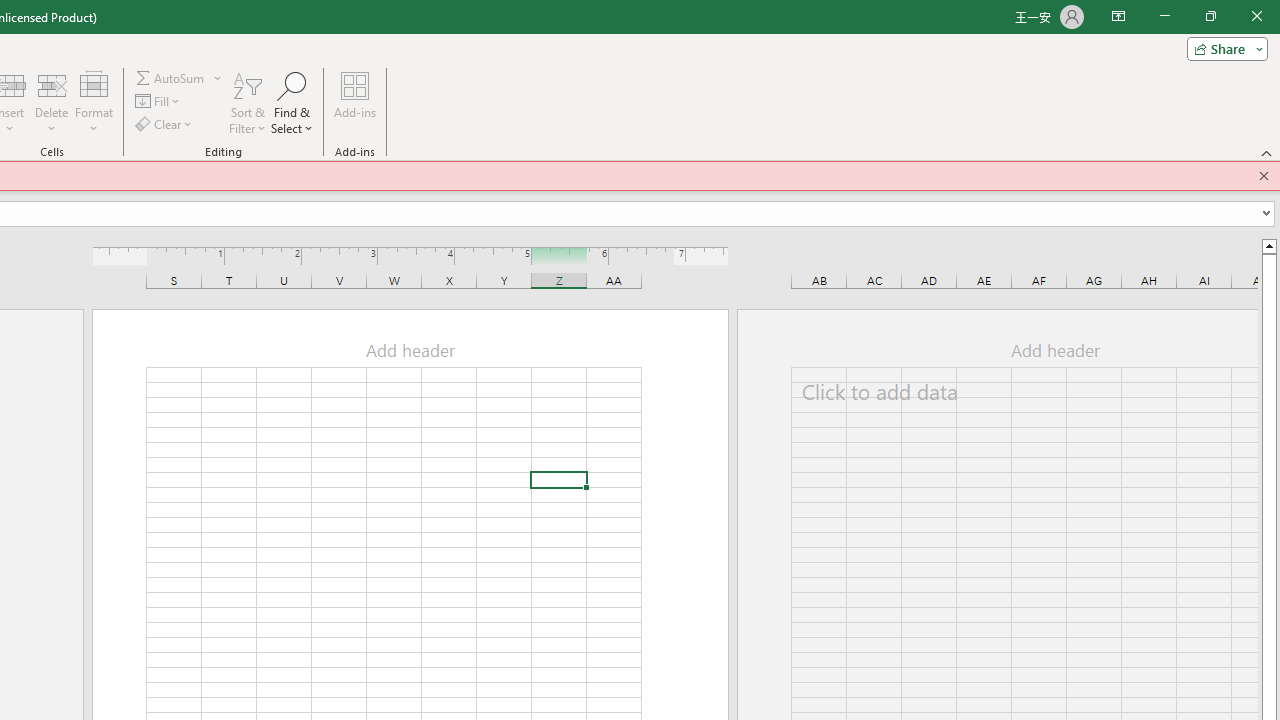  Describe the element at coordinates (171, 77) in the screenshot. I see `'Sum'` at that location.